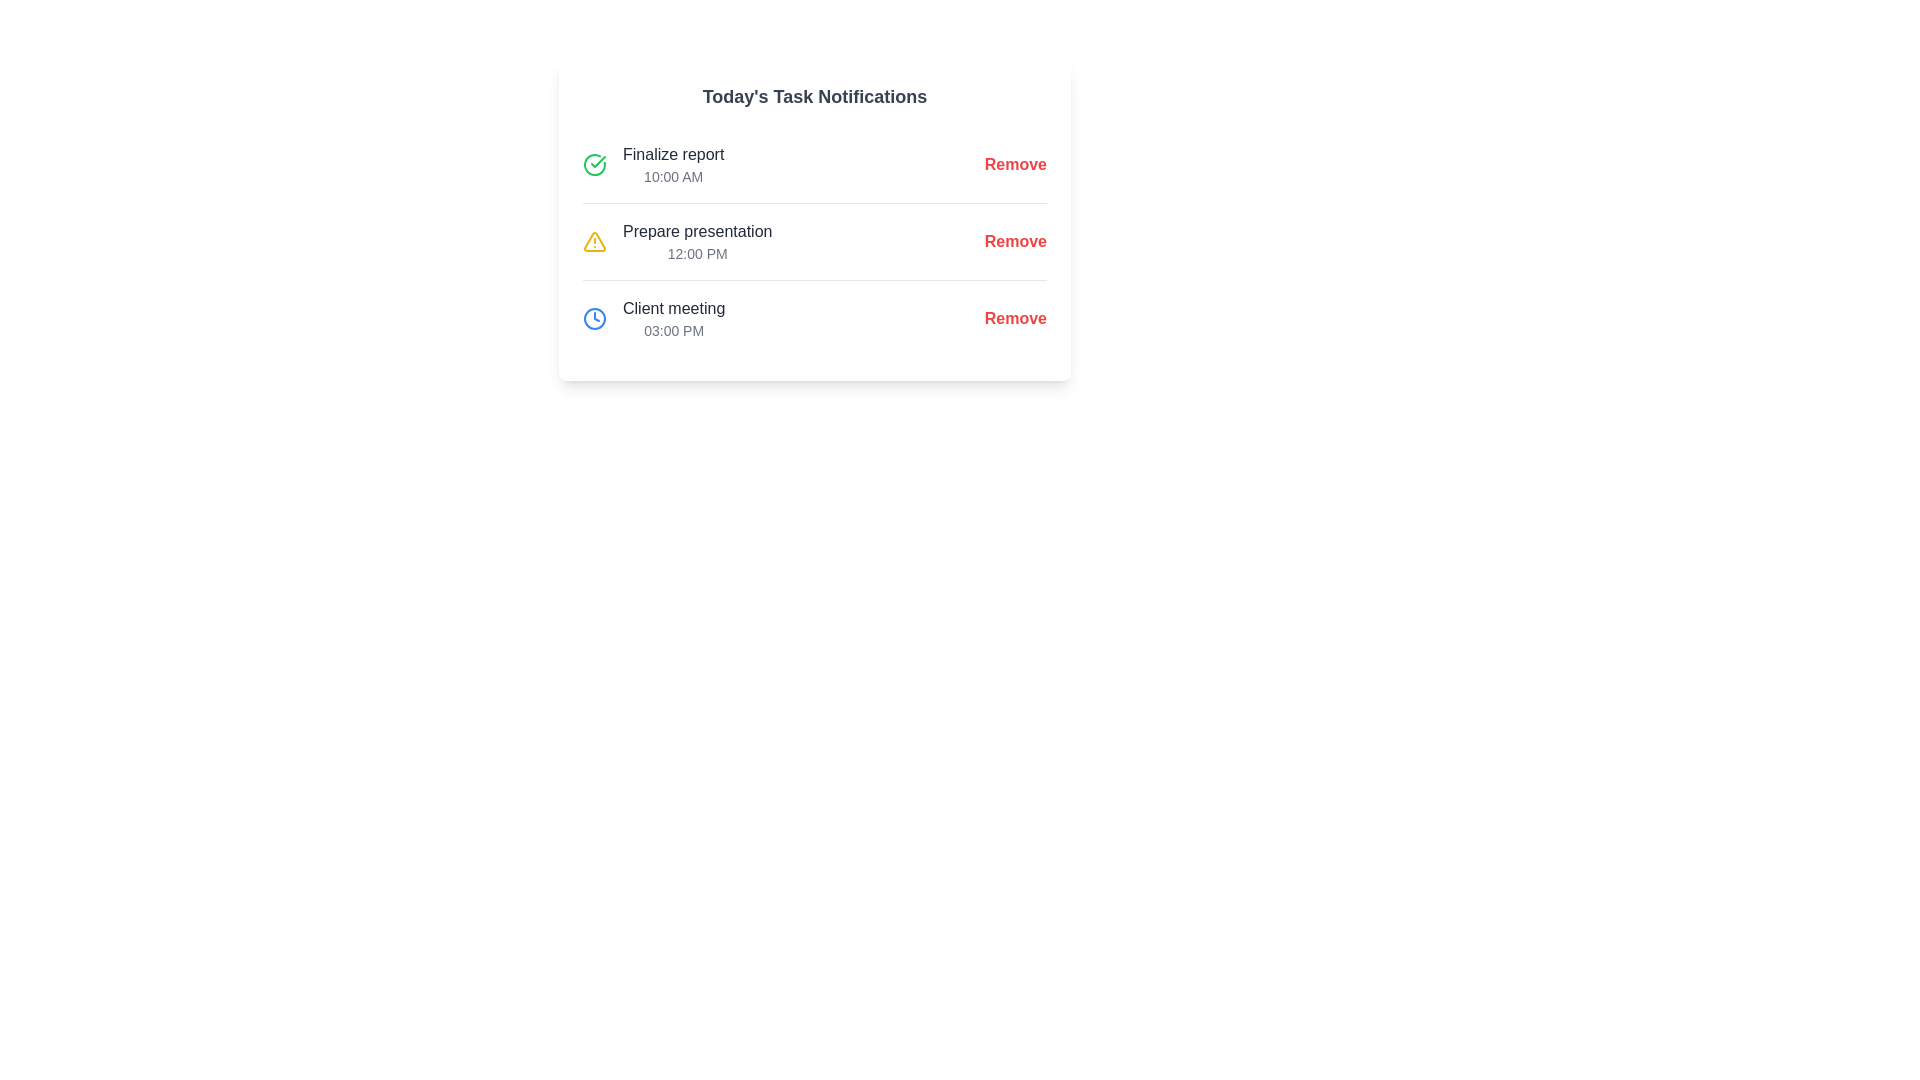  Describe the element at coordinates (1015, 318) in the screenshot. I see `the 'Remove' button displayed in bold red font, located to the right of 'Client meeting' under 'Today's Task Notifications'` at that location.